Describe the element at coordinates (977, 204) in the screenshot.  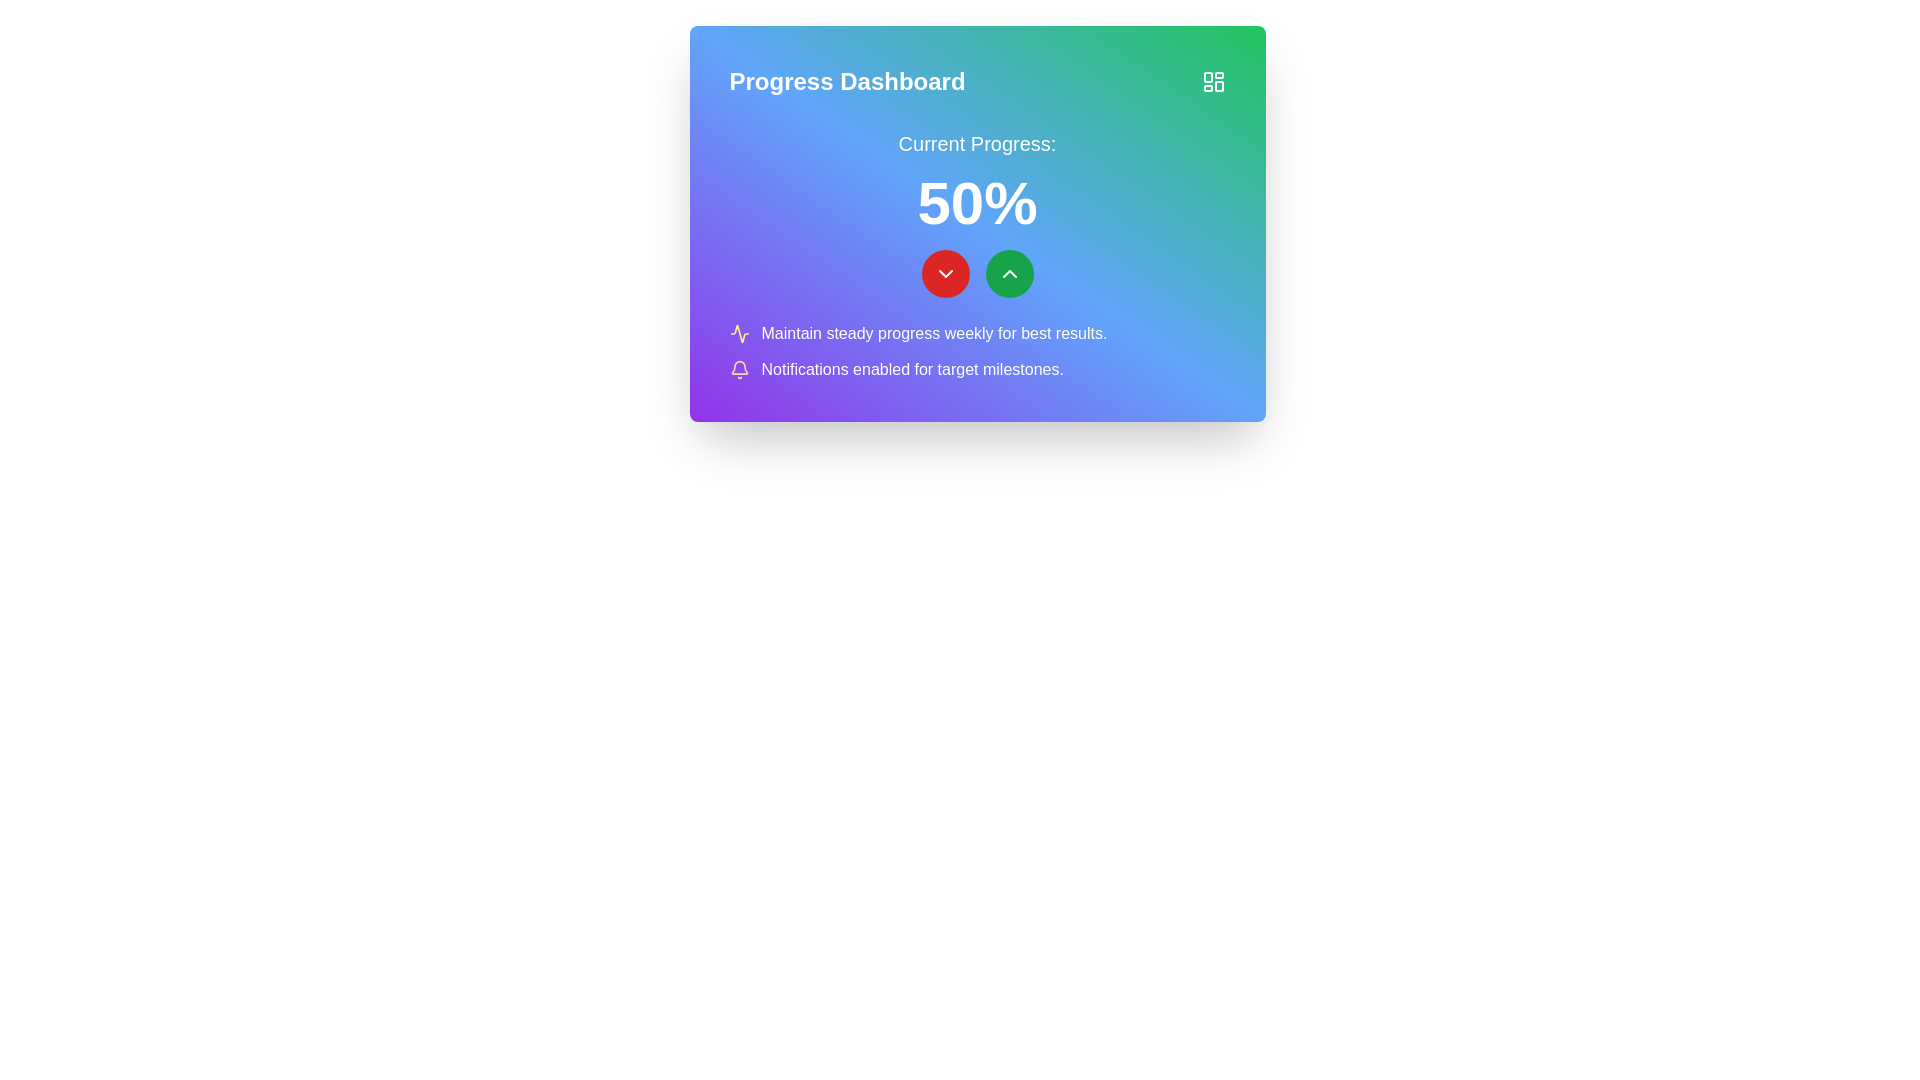
I see `the static textual element displaying the current progress percentage, located beneath 'Current Progress:' in the 'Progress Dashboard' interface` at that location.